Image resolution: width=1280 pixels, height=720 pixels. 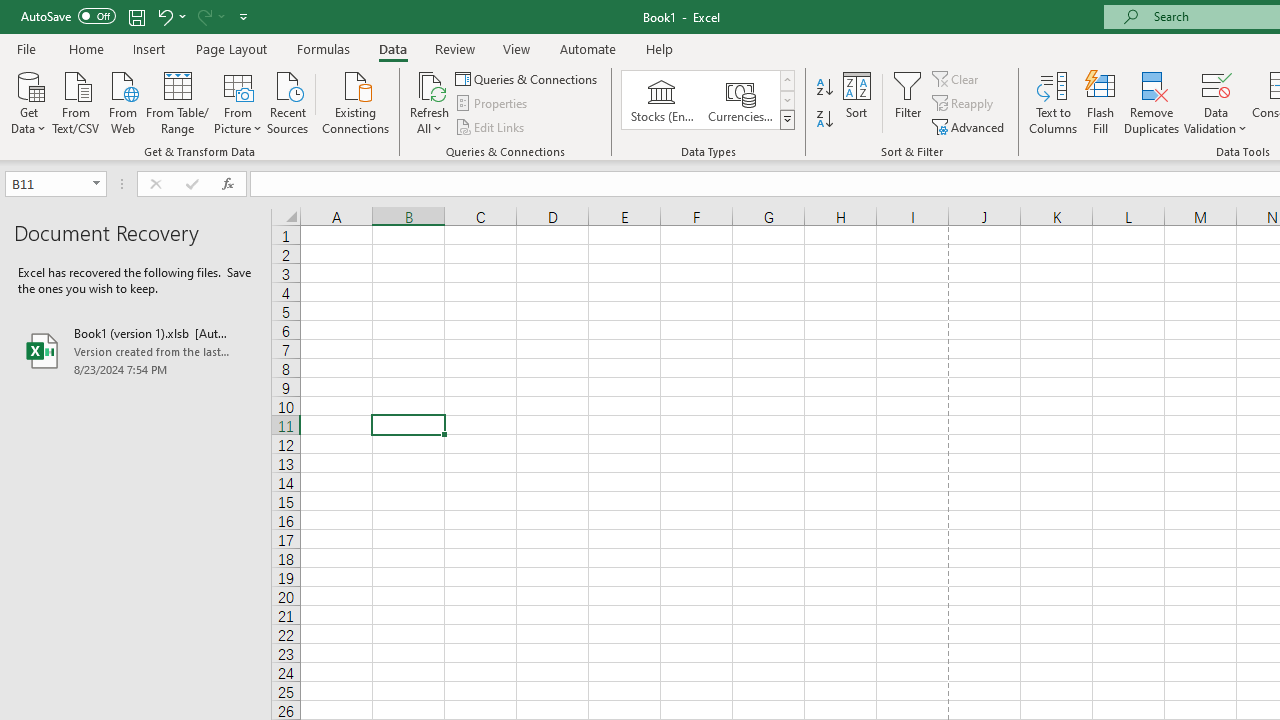 I want to click on 'Edit Links', so click(x=491, y=127).